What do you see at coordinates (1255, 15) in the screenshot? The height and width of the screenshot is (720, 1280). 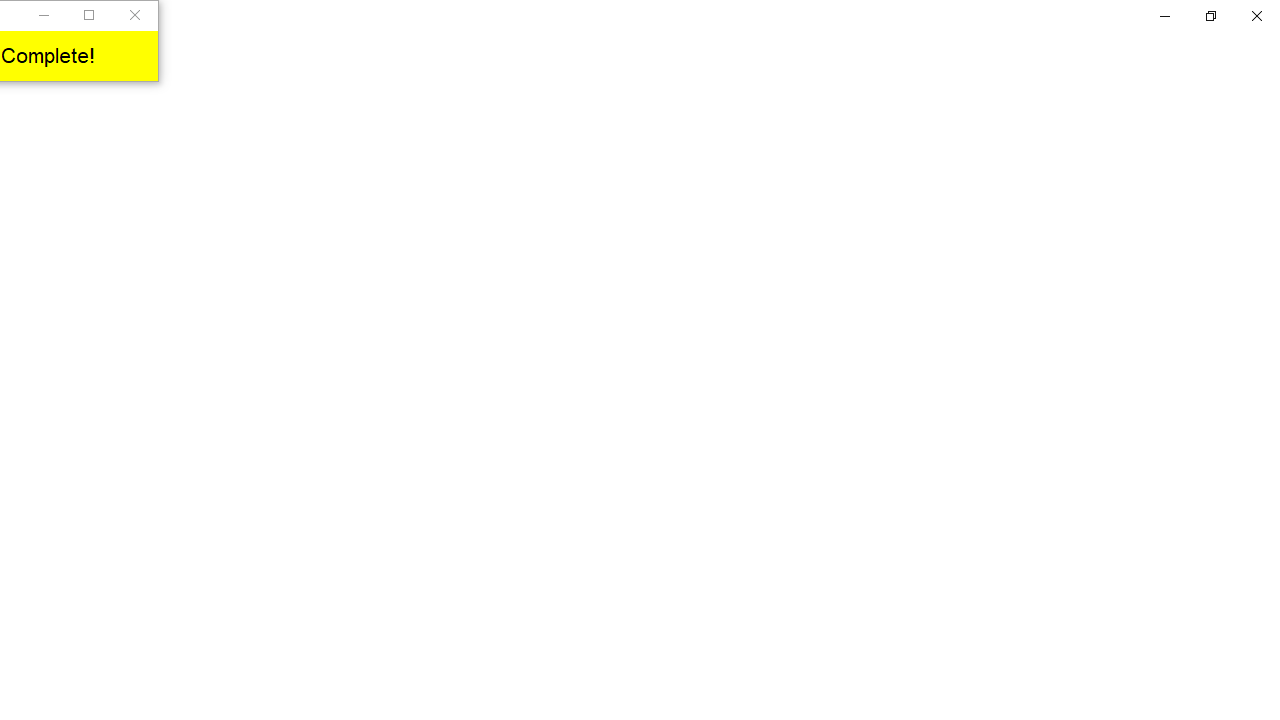 I see `'Close Settings'` at bounding box center [1255, 15].